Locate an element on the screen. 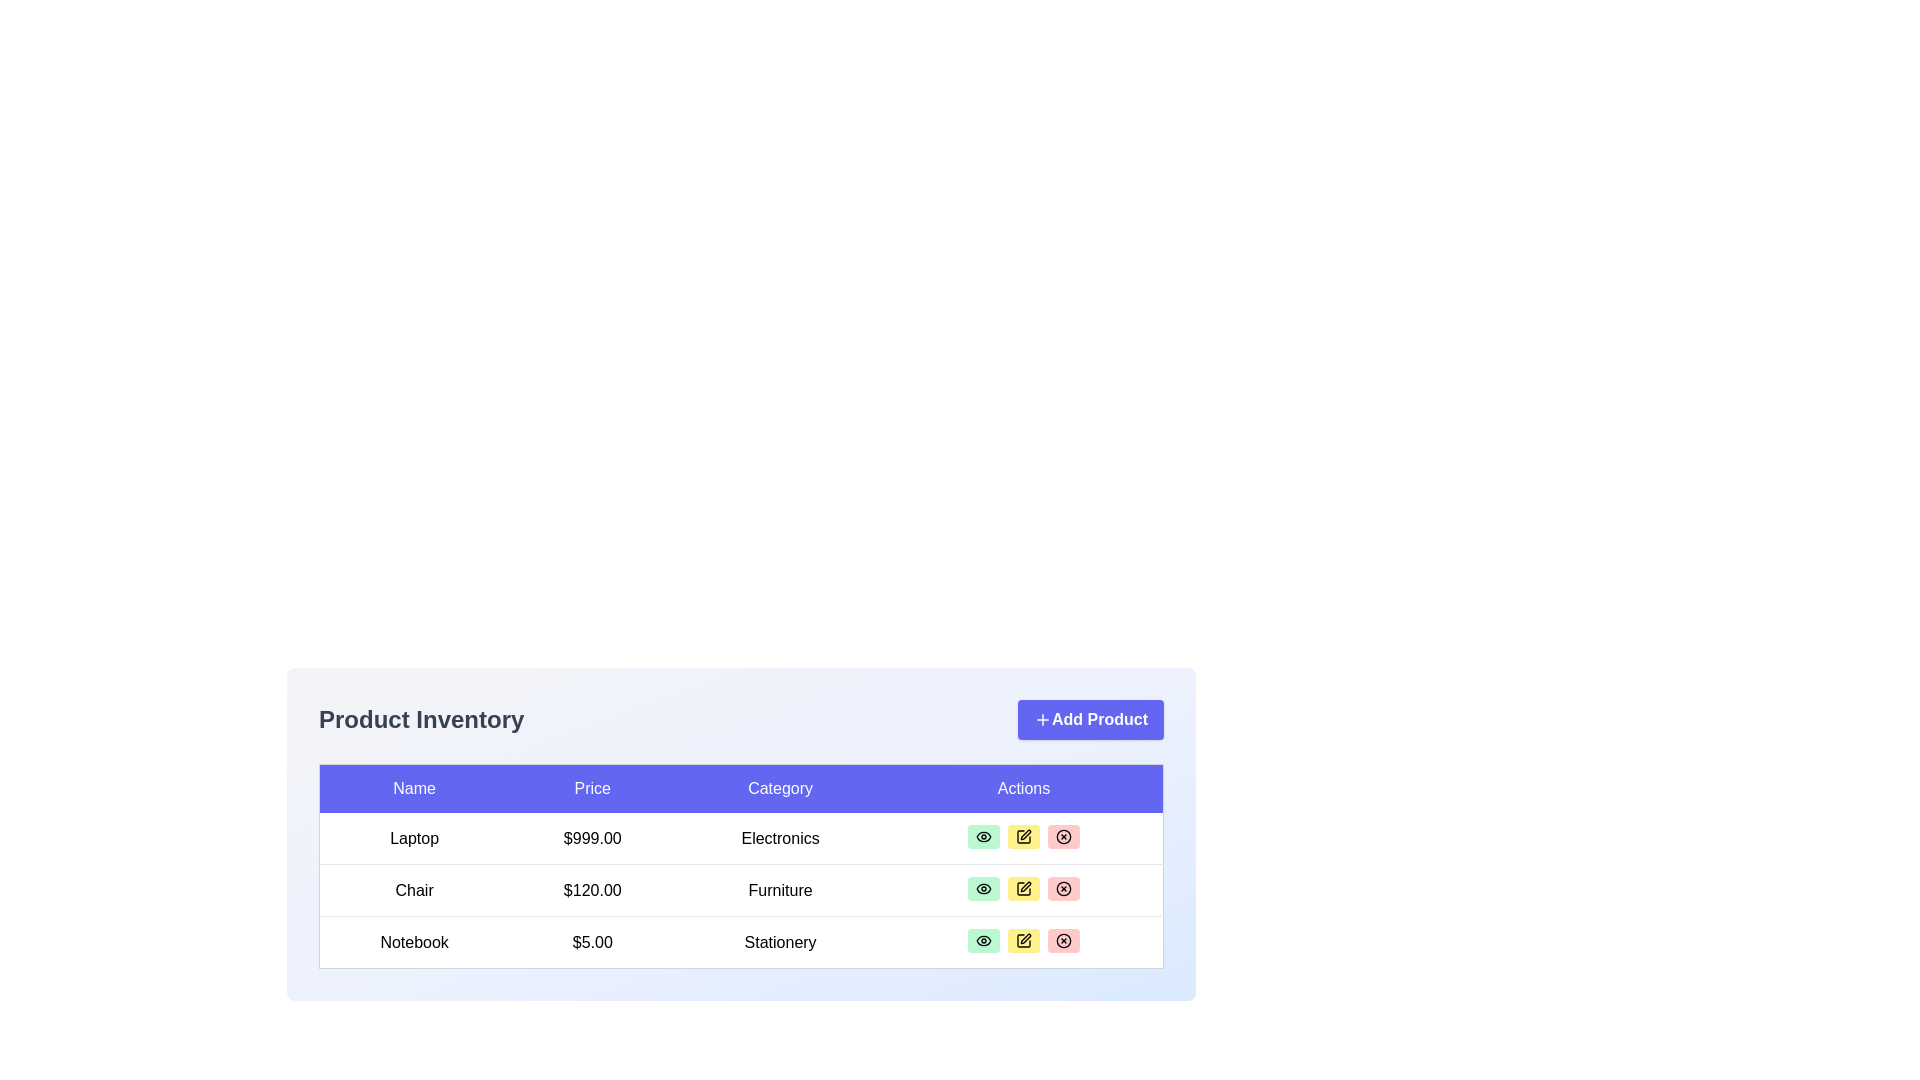 This screenshot has height=1080, width=1920. the 'Category' column header label in the table, which is the third header between 'Price' and 'Actions' is located at coordinates (779, 787).